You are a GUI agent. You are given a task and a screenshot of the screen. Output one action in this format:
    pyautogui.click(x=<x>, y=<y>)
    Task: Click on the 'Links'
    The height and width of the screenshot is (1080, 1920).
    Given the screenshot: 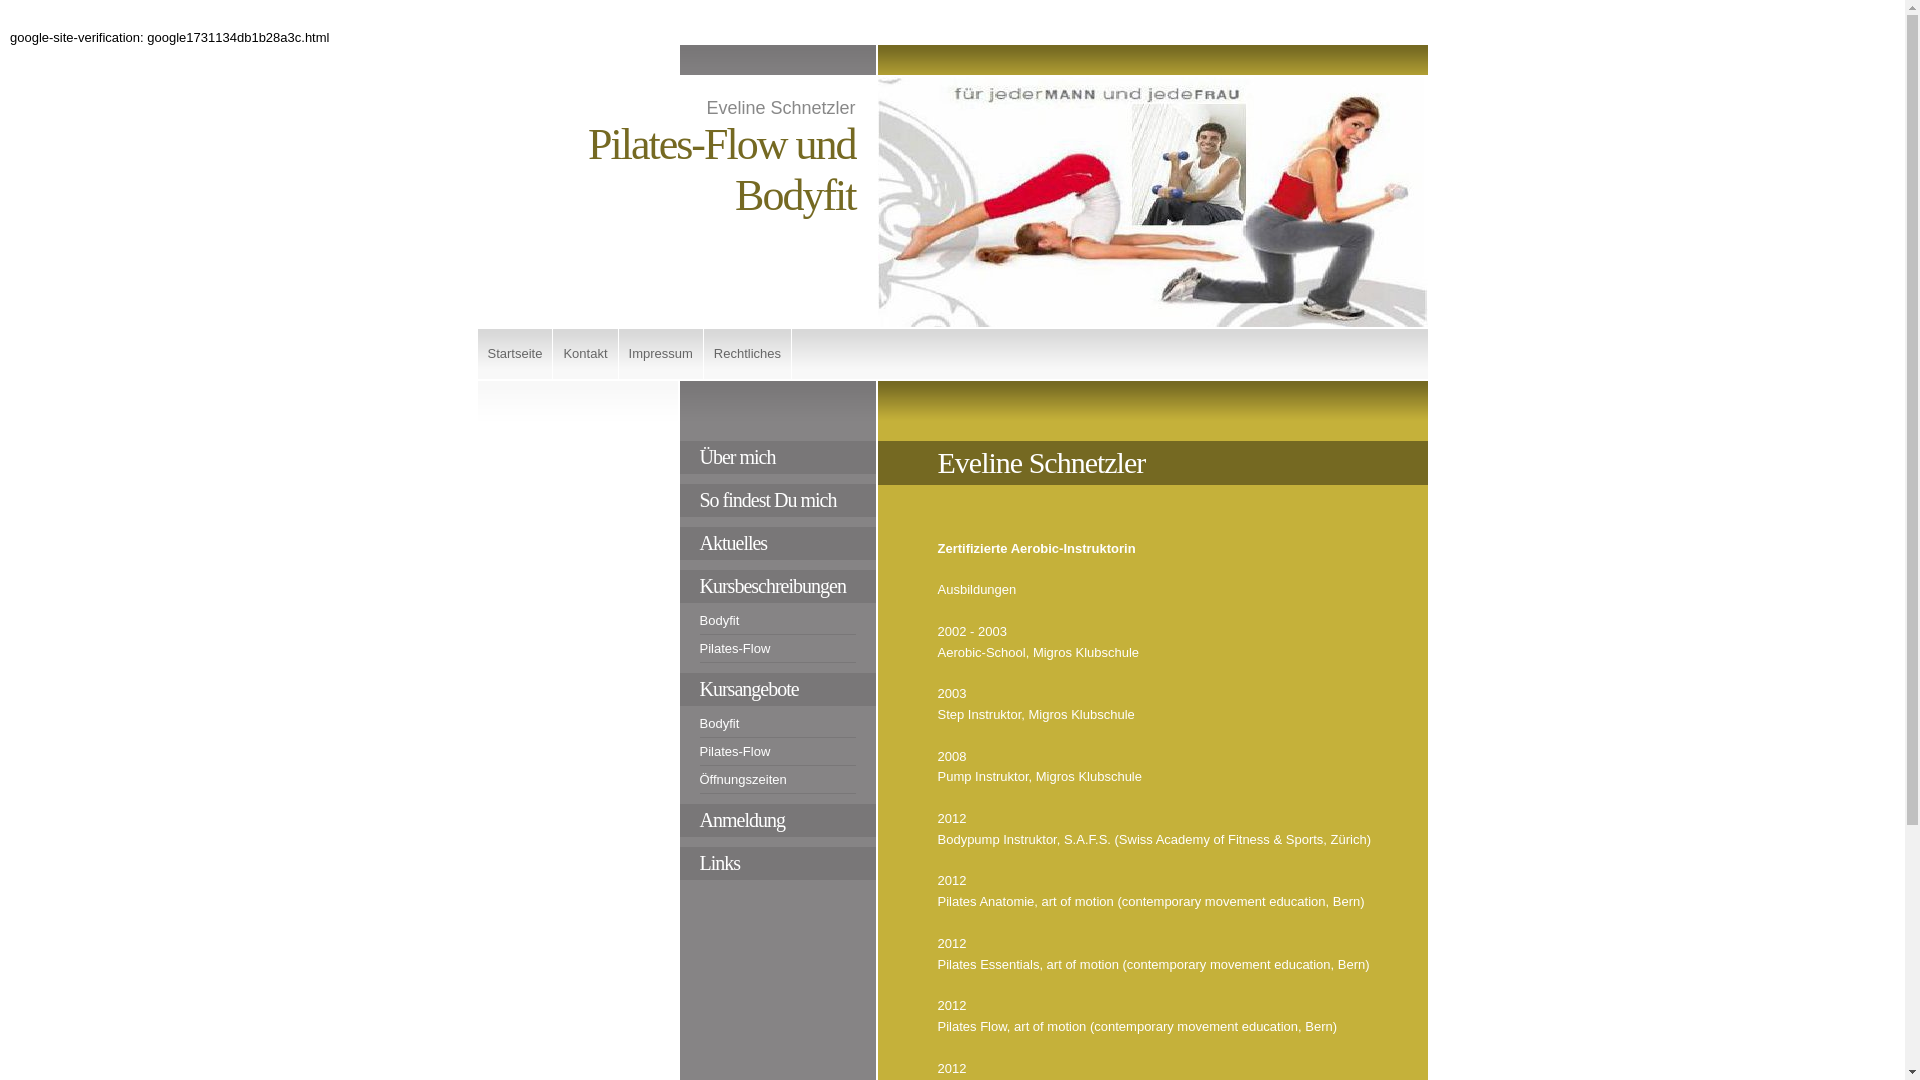 What is the action you would take?
    pyautogui.click(x=776, y=862)
    